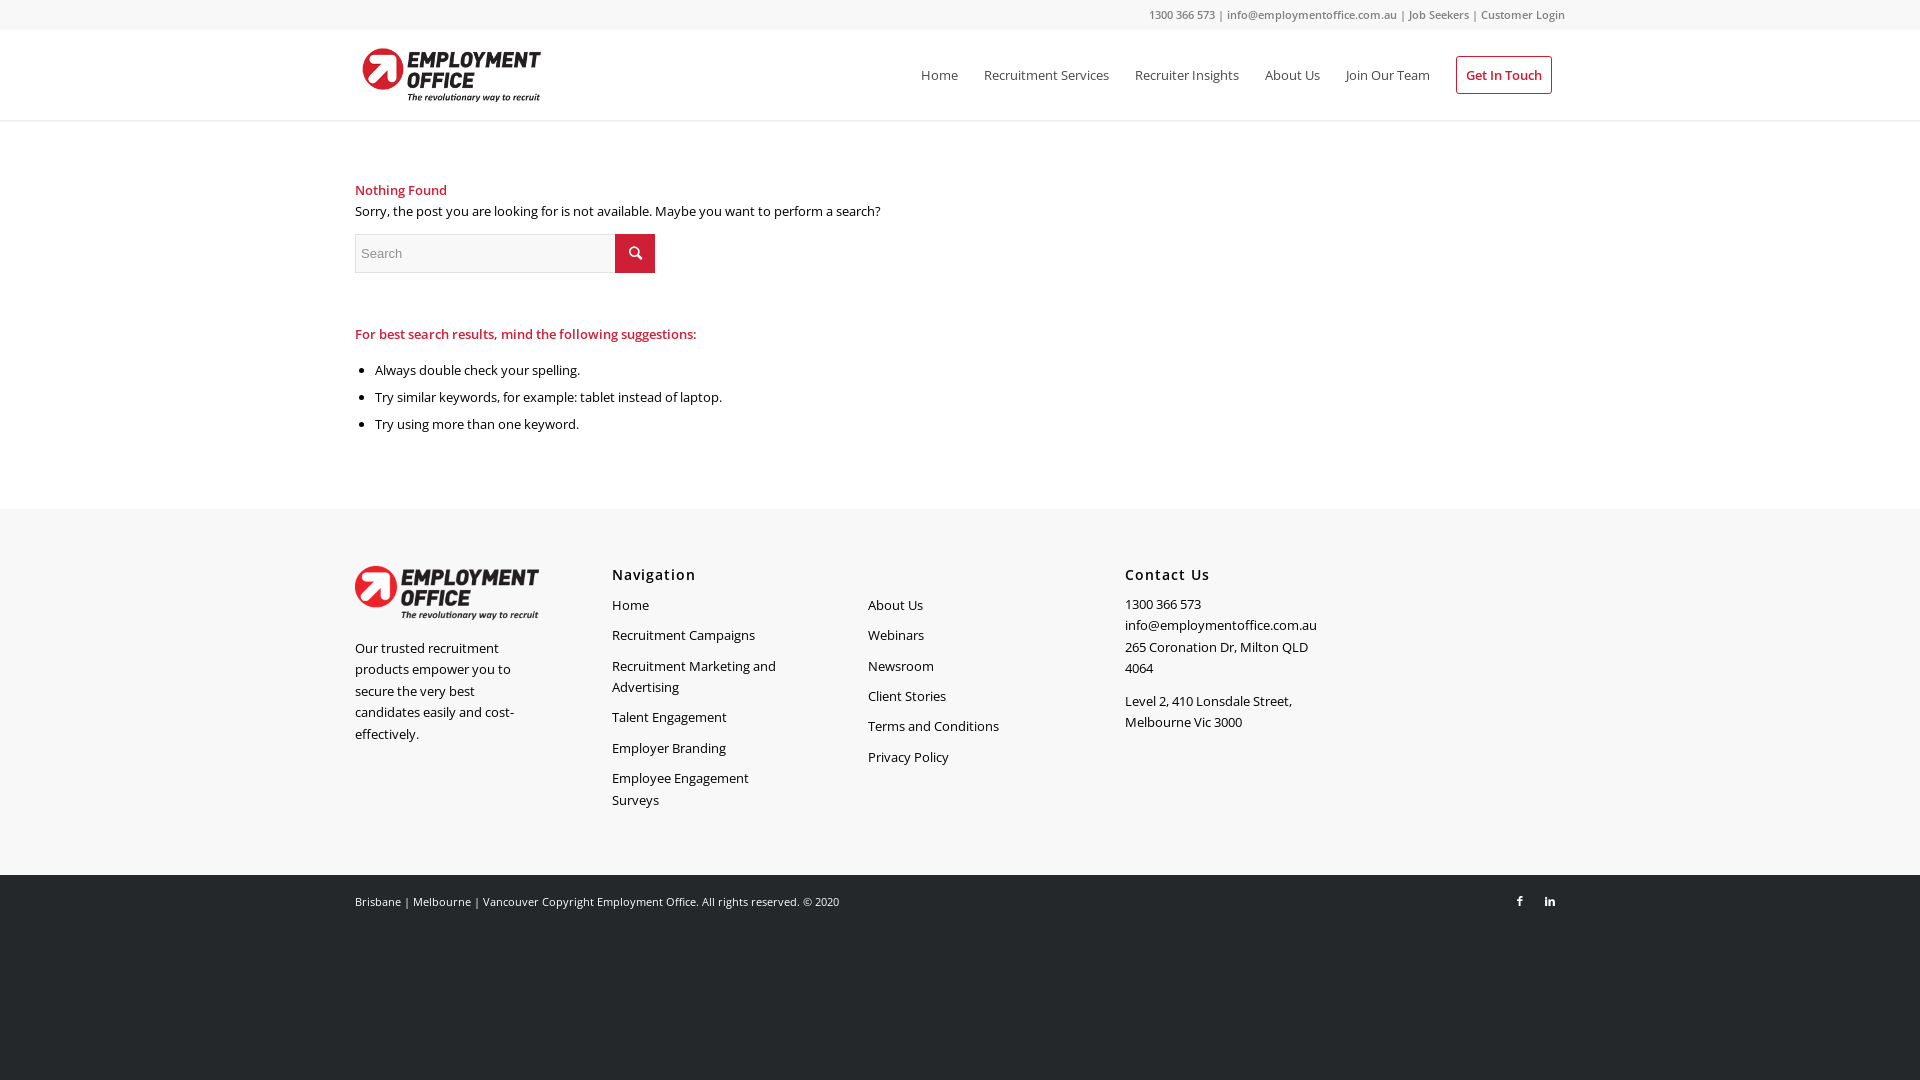 Image resolution: width=1920 pixels, height=1080 pixels. What do you see at coordinates (1549, 901) in the screenshot?
I see `'LinkedIn'` at bounding box center [1549, 901].